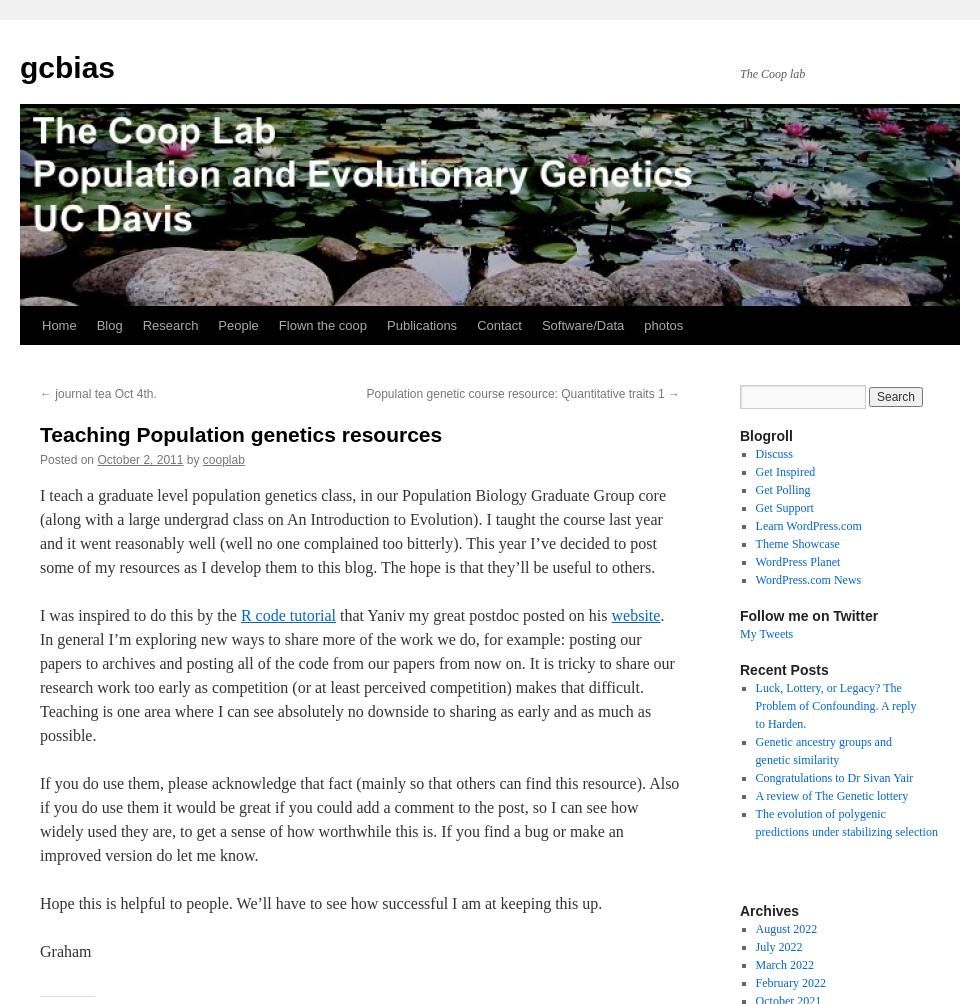  Describe the element at coordinates (765, 435) in the screenshot. I see `'Blogroll'` at that location.